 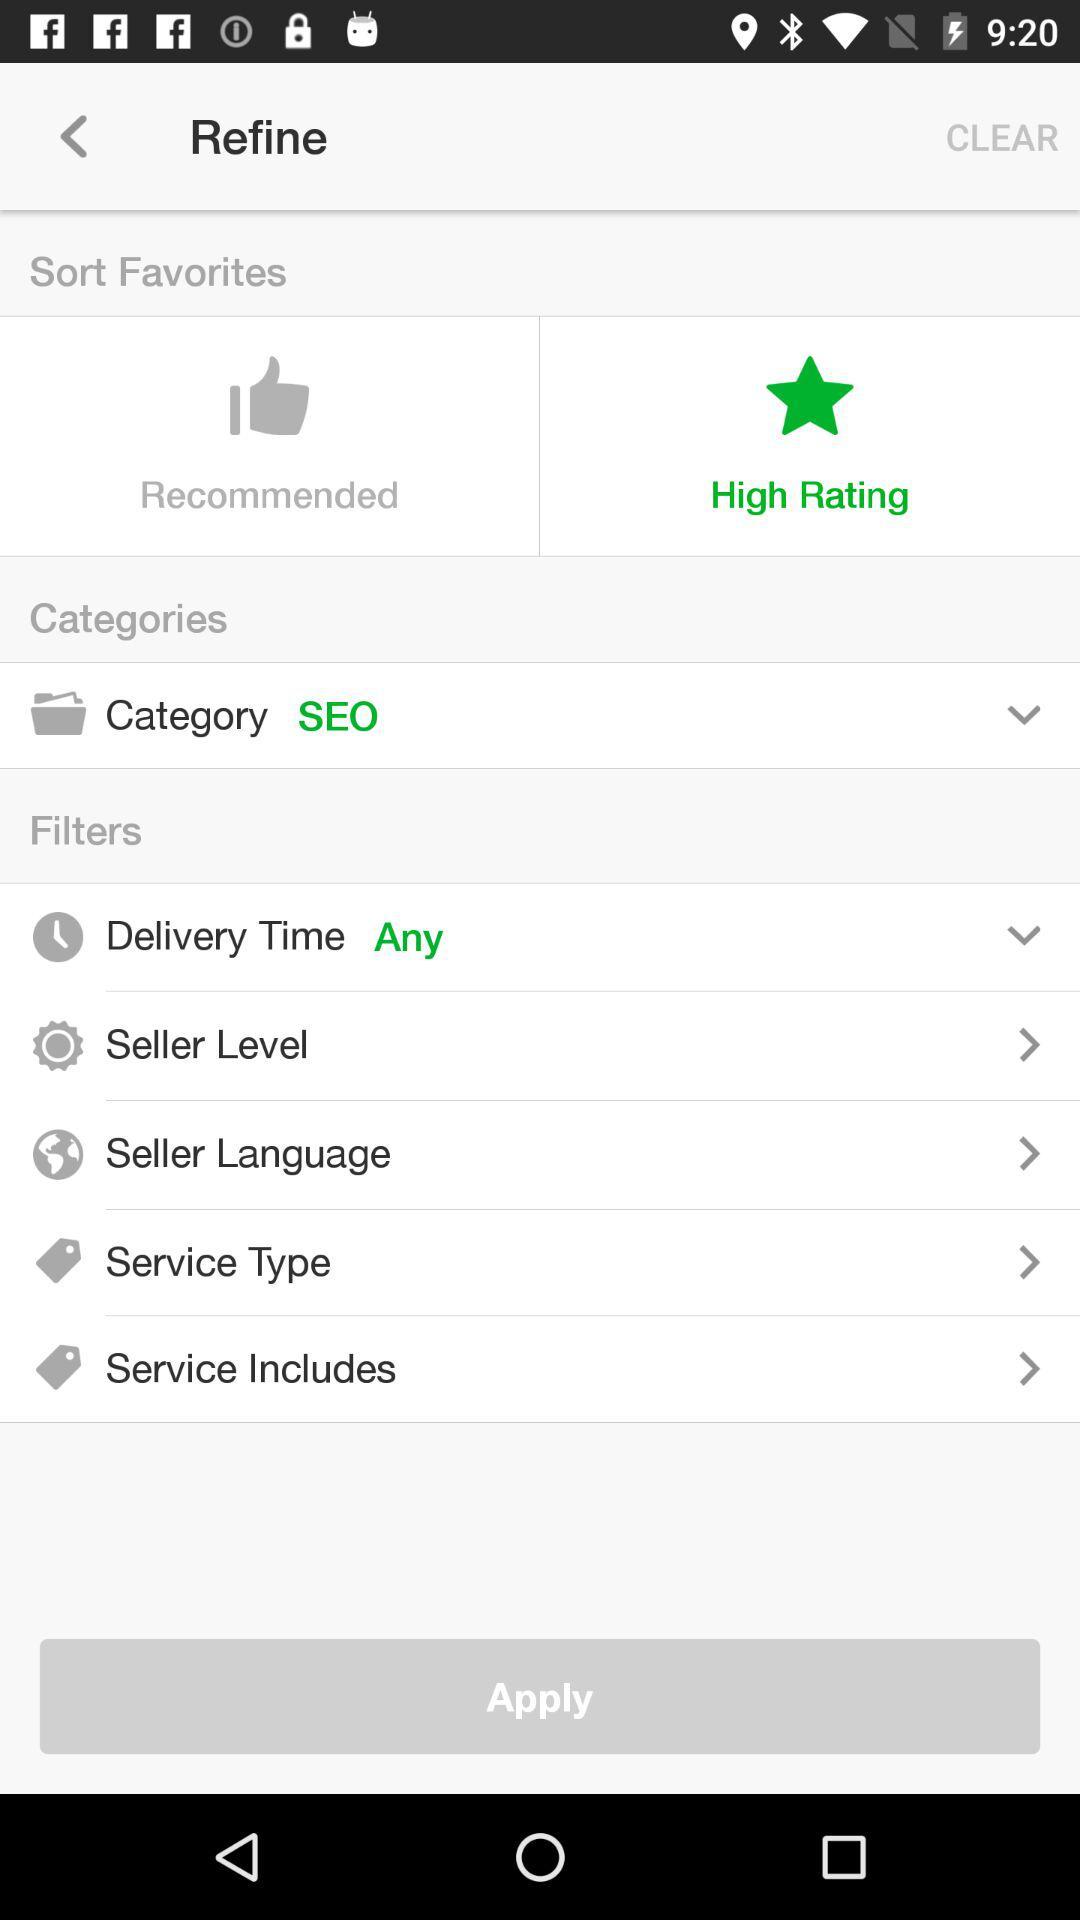 I want to click on service includes filter, so click(x=752, y=1367).